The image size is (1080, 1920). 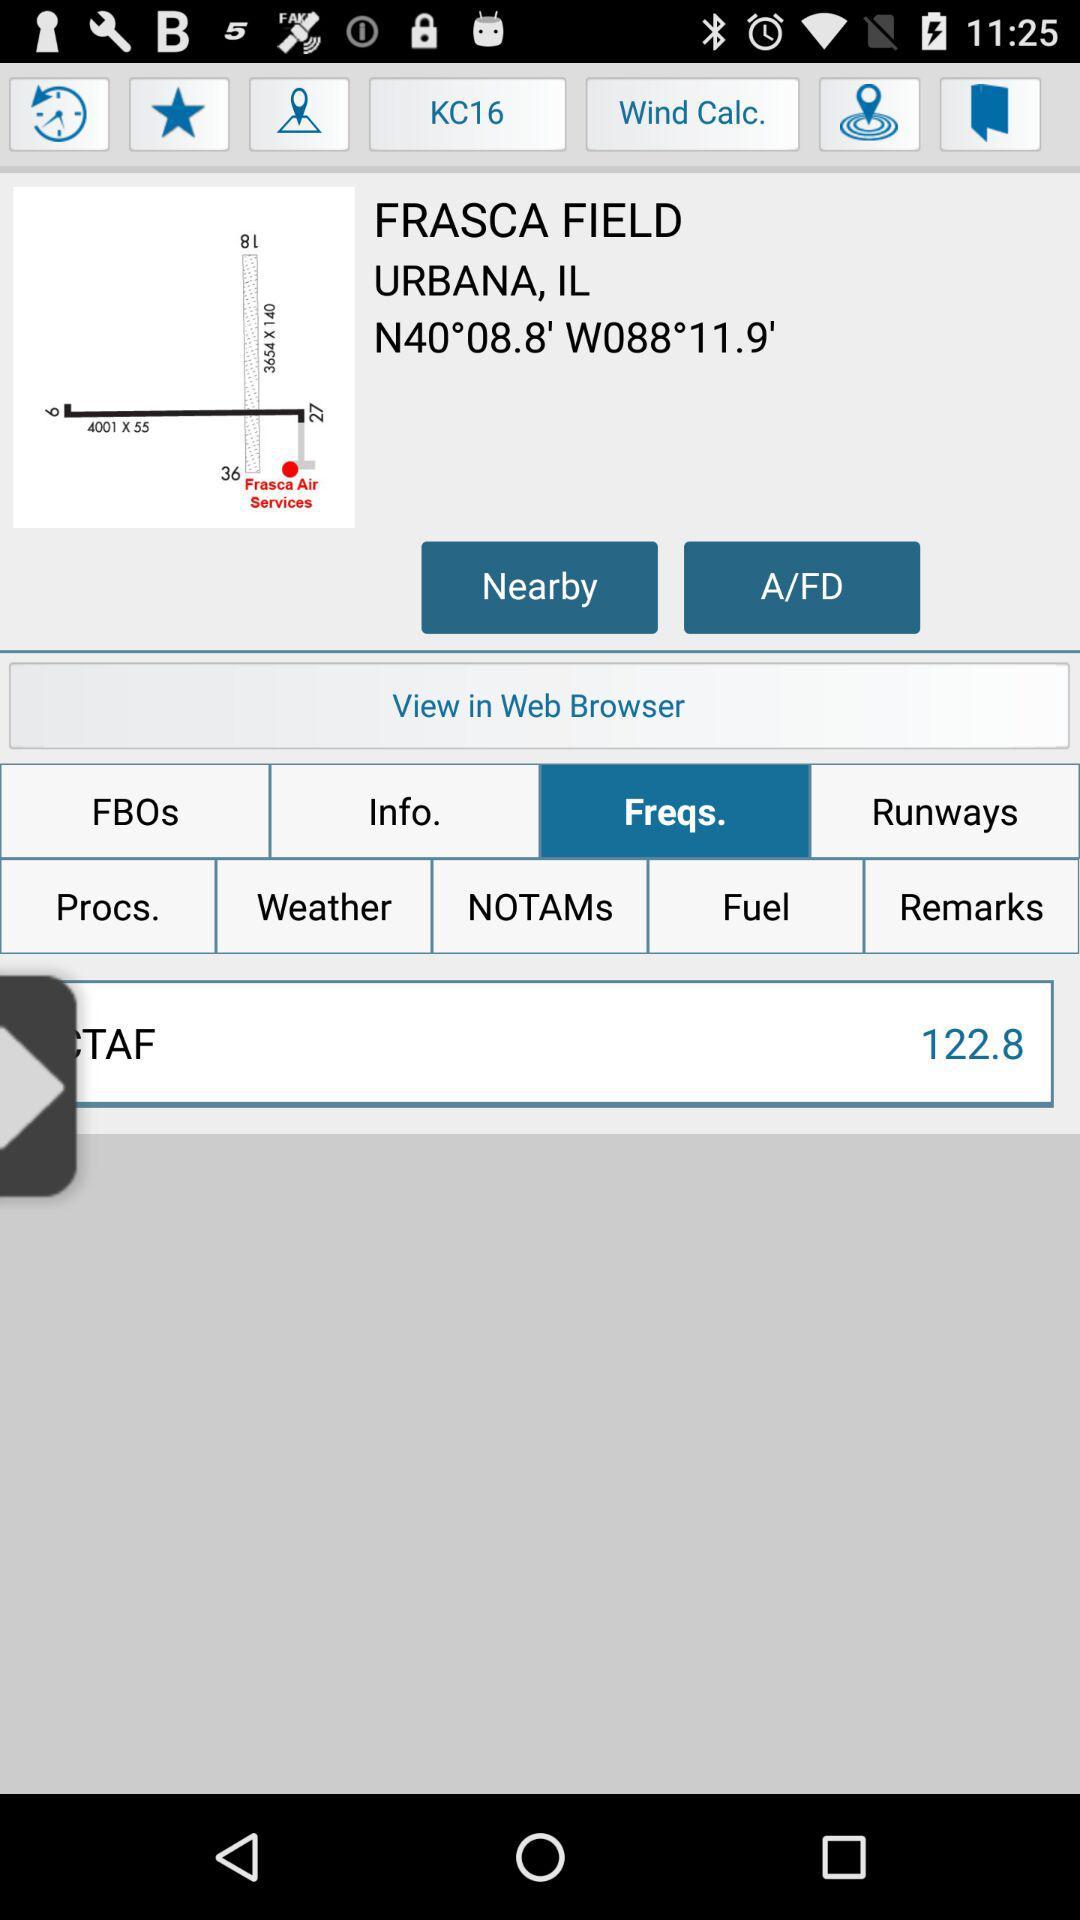 I want to click on people, so click(x=300, y=118).